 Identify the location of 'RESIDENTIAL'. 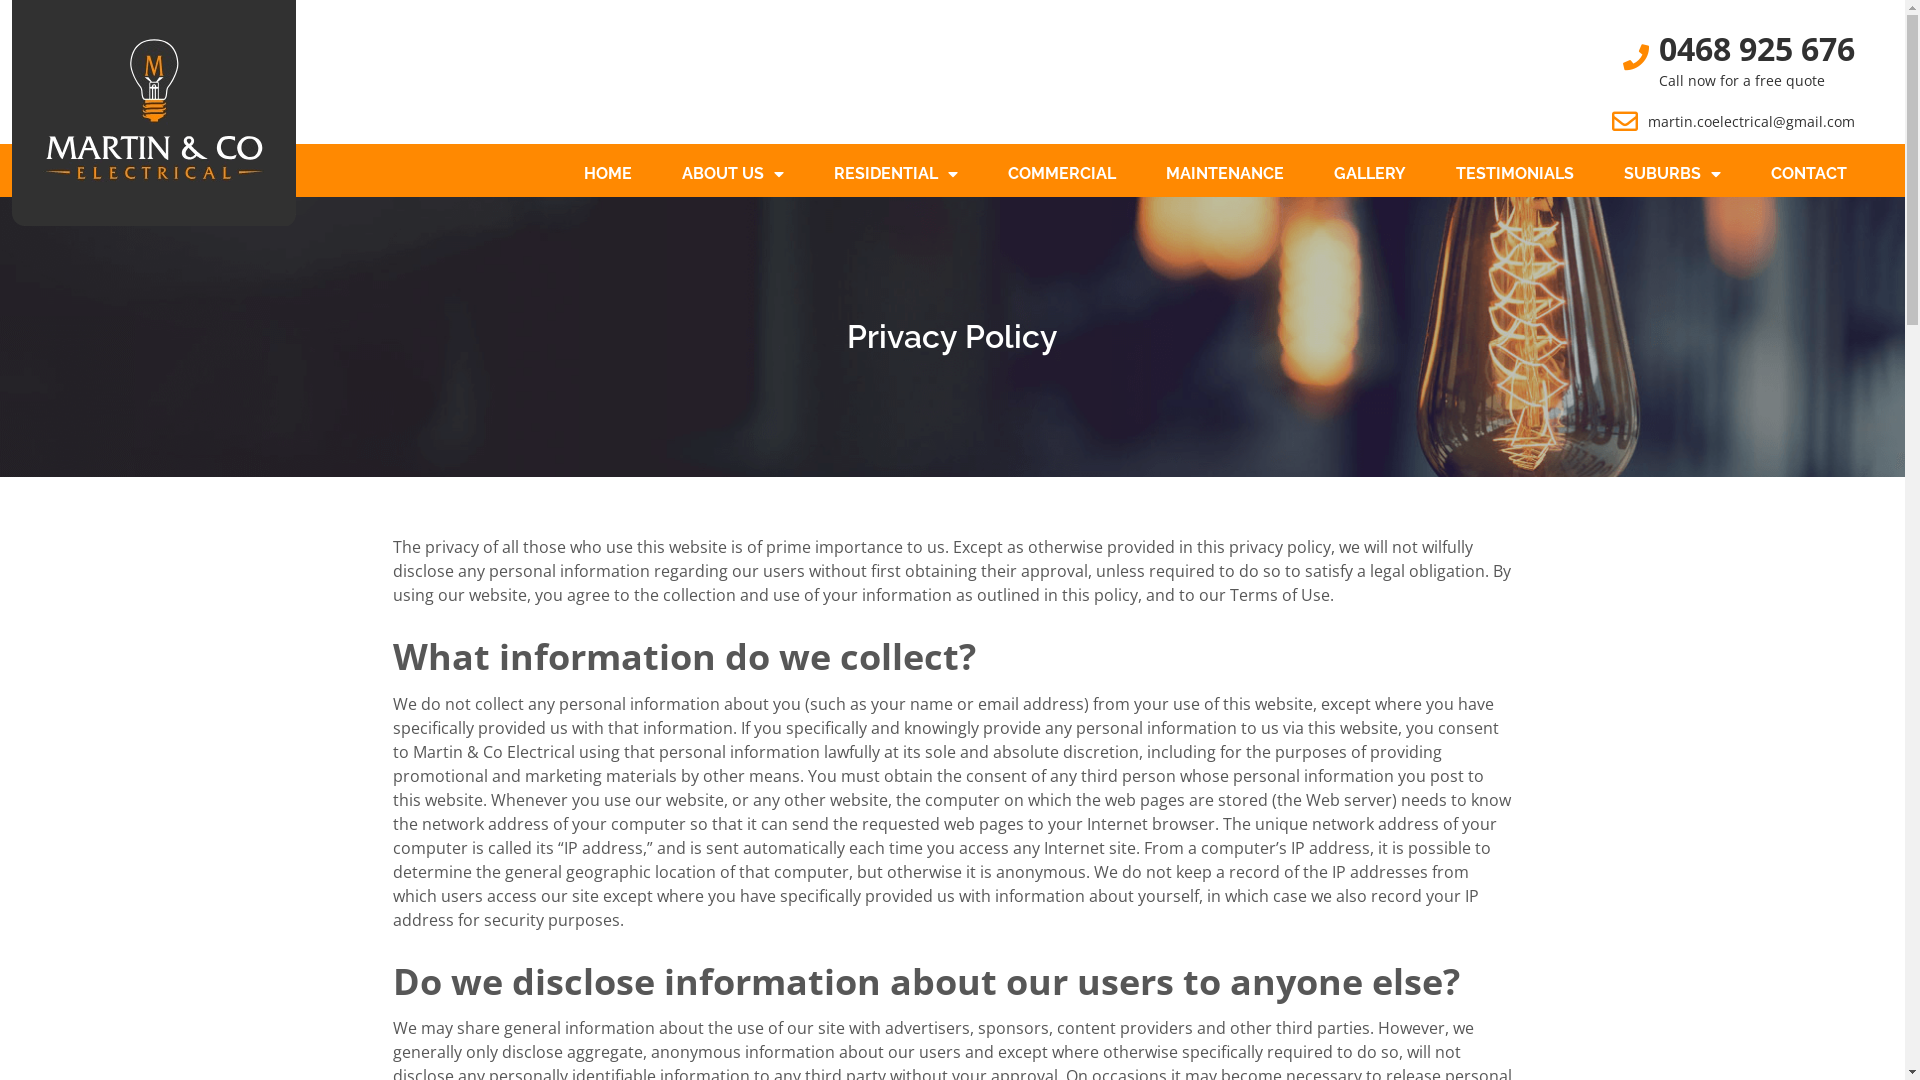
(895, 172).